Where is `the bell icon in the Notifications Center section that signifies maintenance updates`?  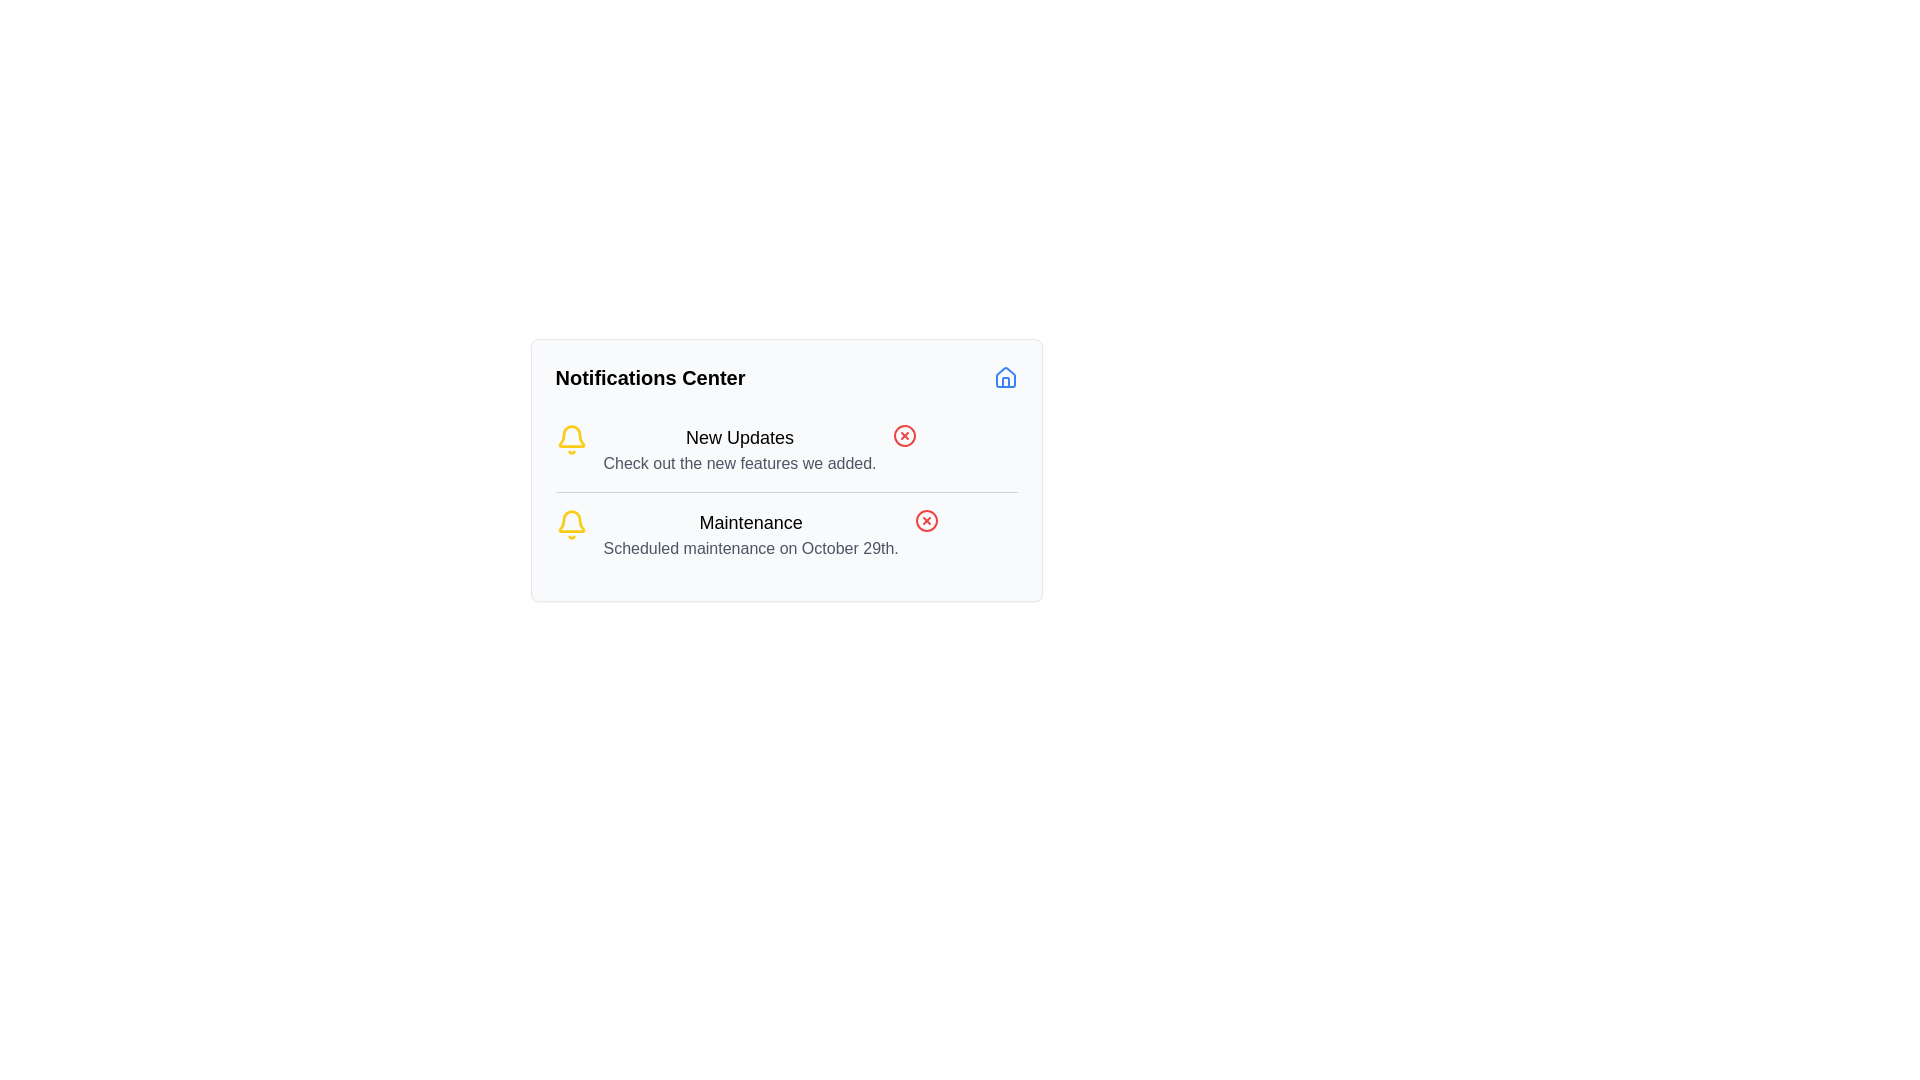
the bell icon in the Notifications Center section that signifies maintenance updates is located at coordinates (570, 435).